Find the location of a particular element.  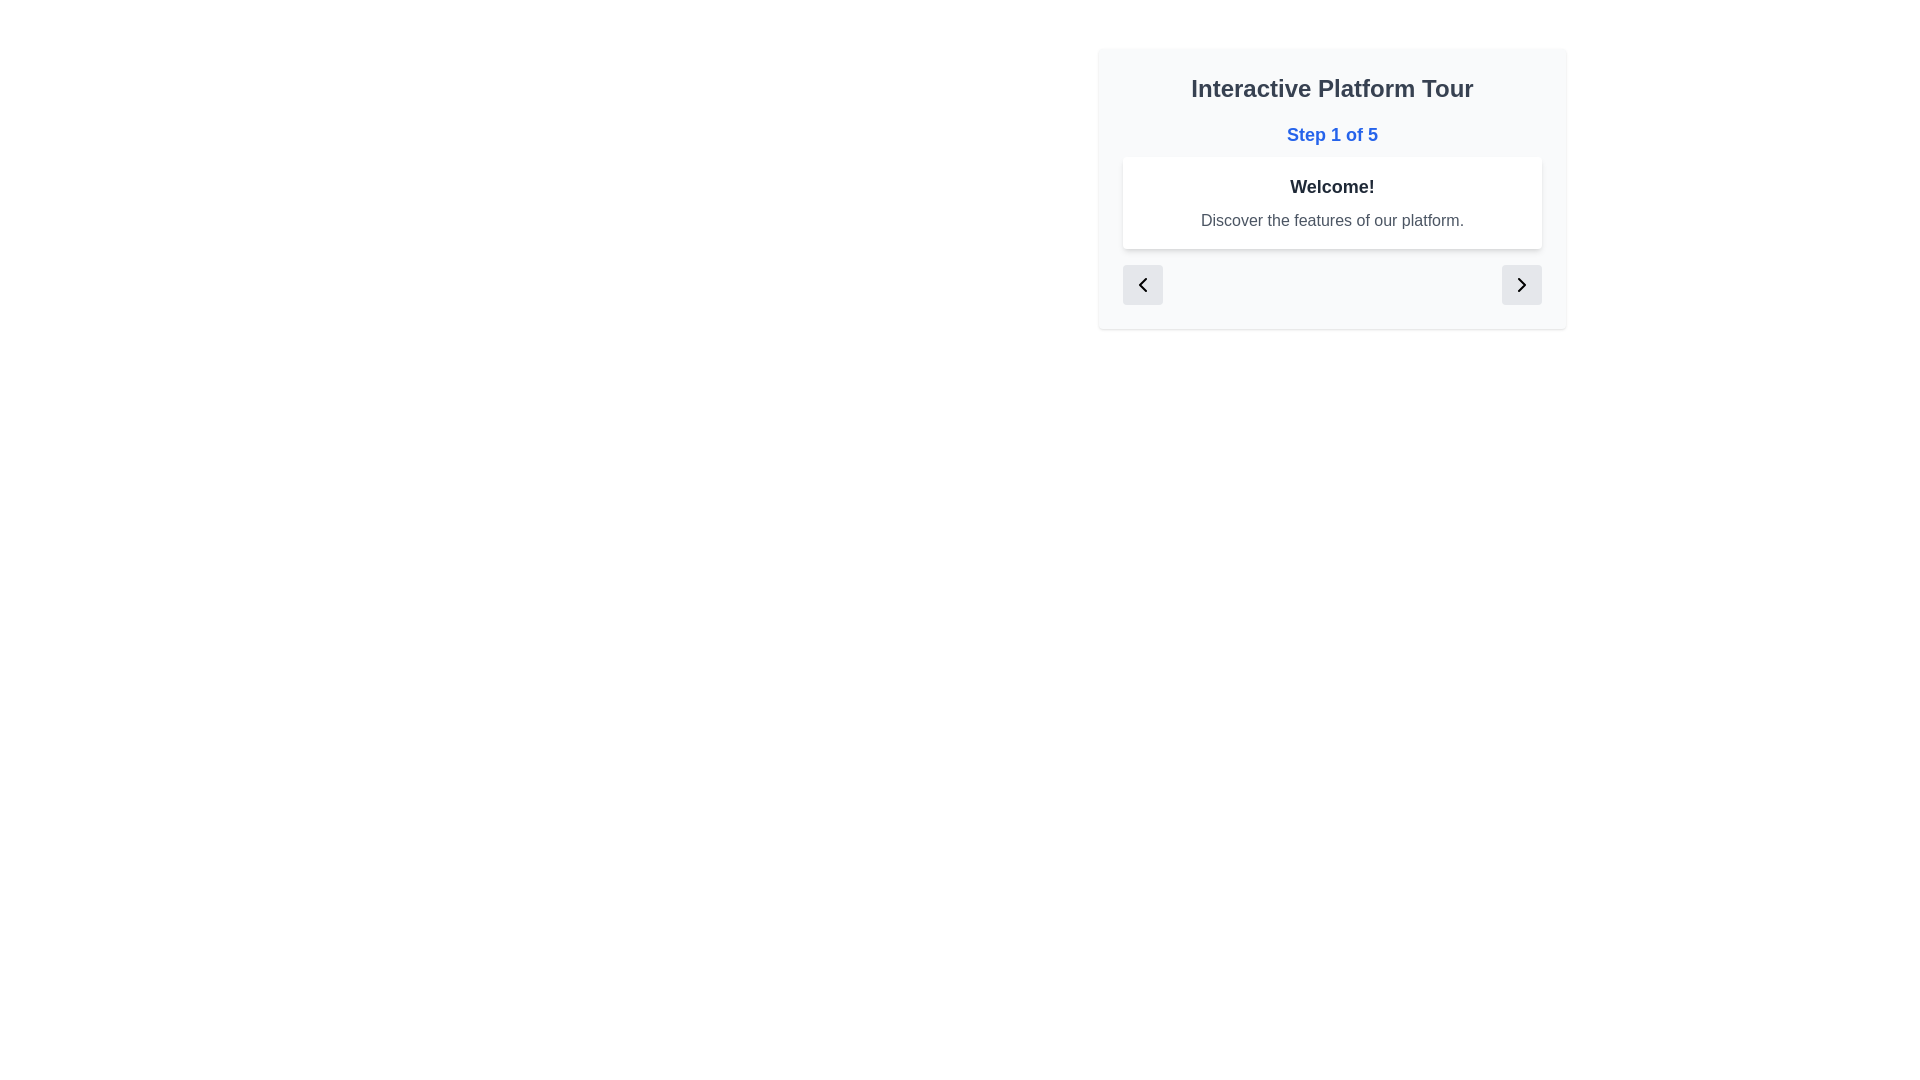

the Text Content element that informs the user of their current position in a sequence, located below the title 'Interactive Platform Tour' near the top-center of the card section is located at coordinates (1332, 135).